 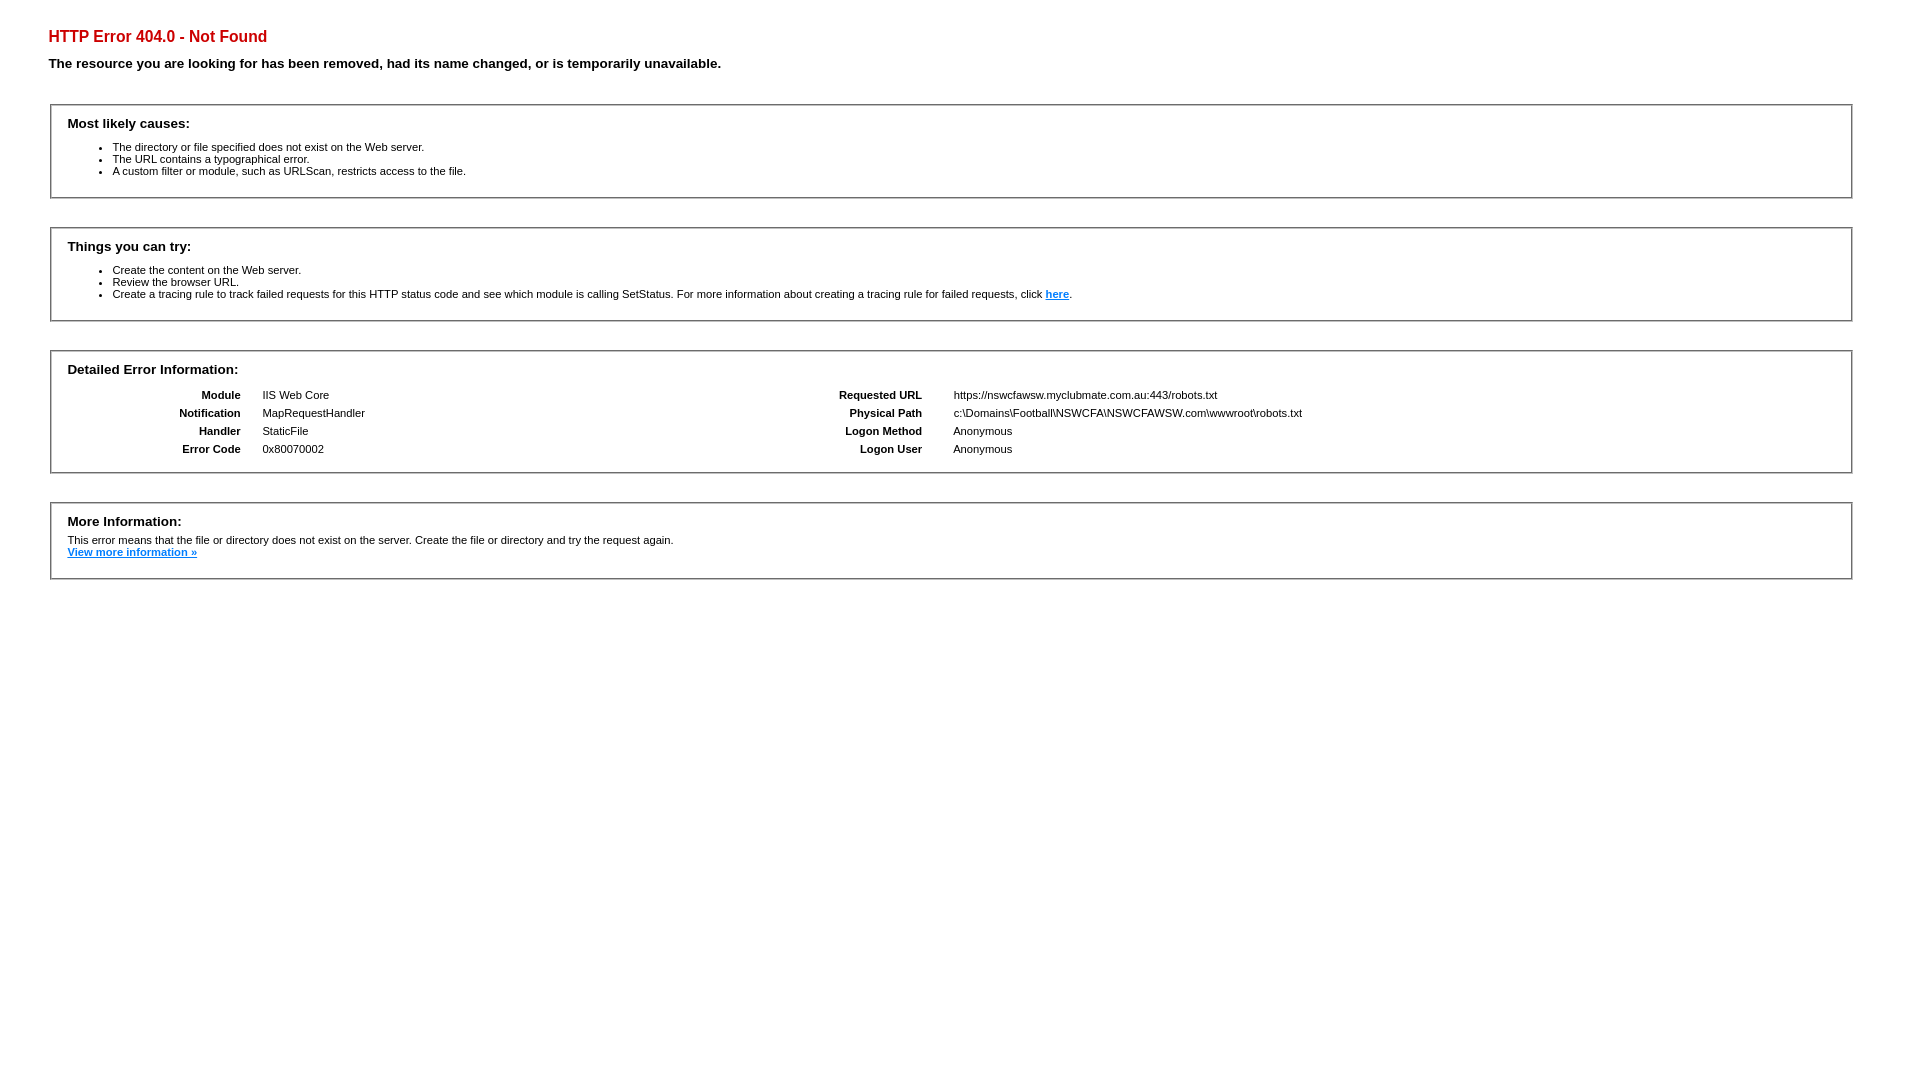 I want to click on 'here', so click(x=1056, y=293).